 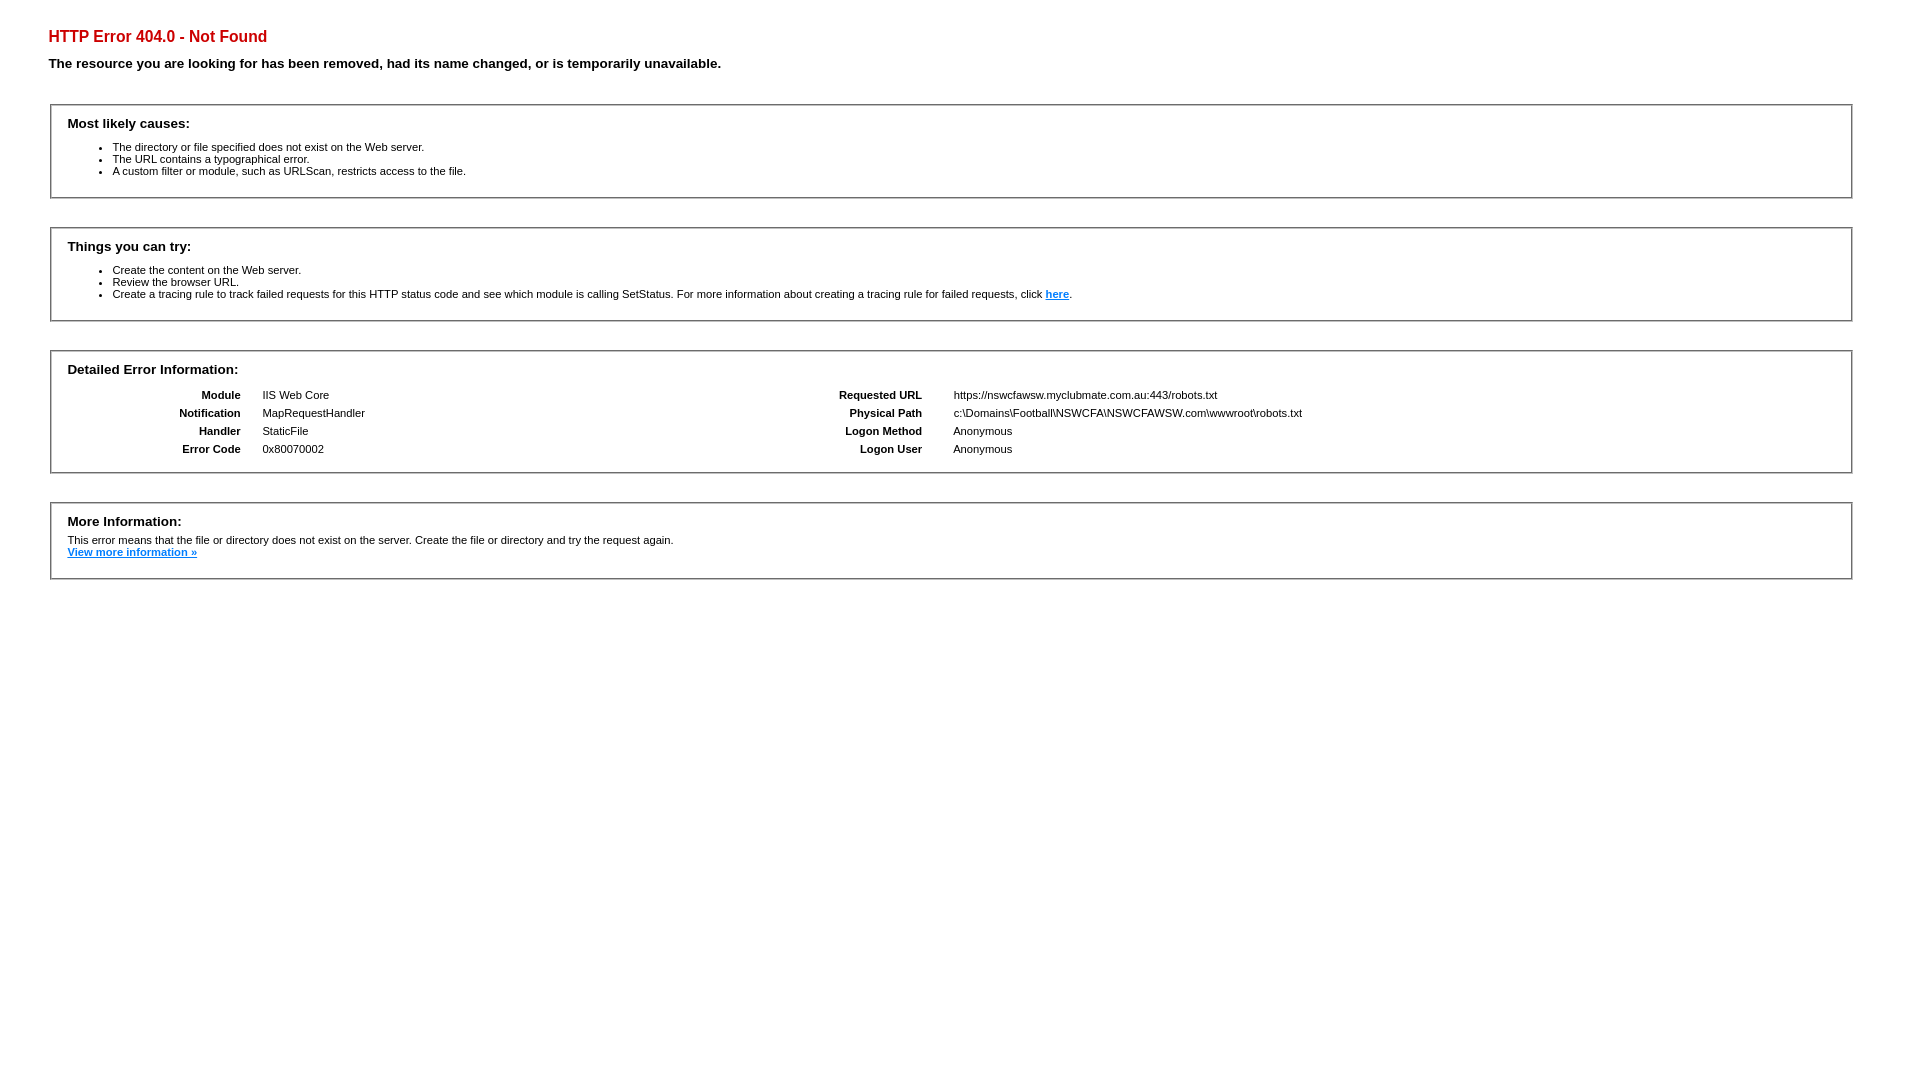 I want to click on 'here', so click(x=1056, y=293).